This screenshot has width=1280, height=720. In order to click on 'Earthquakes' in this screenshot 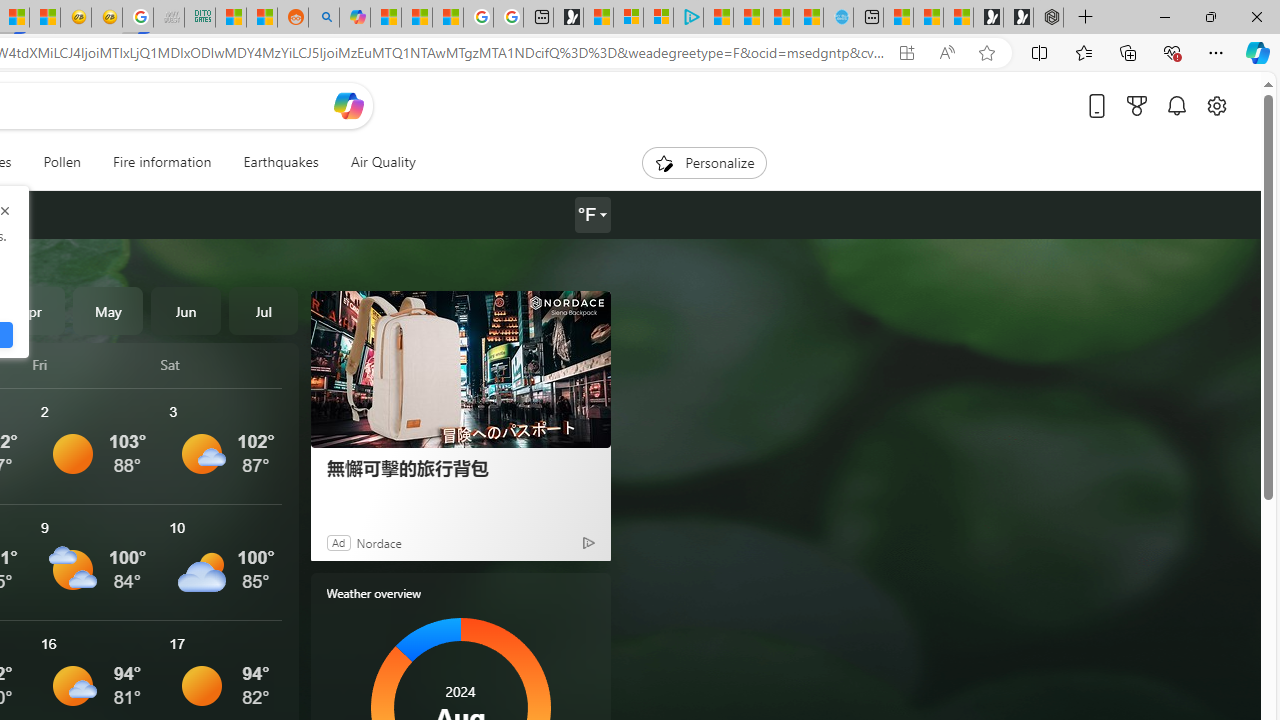, I will do `click(279, 162)`.